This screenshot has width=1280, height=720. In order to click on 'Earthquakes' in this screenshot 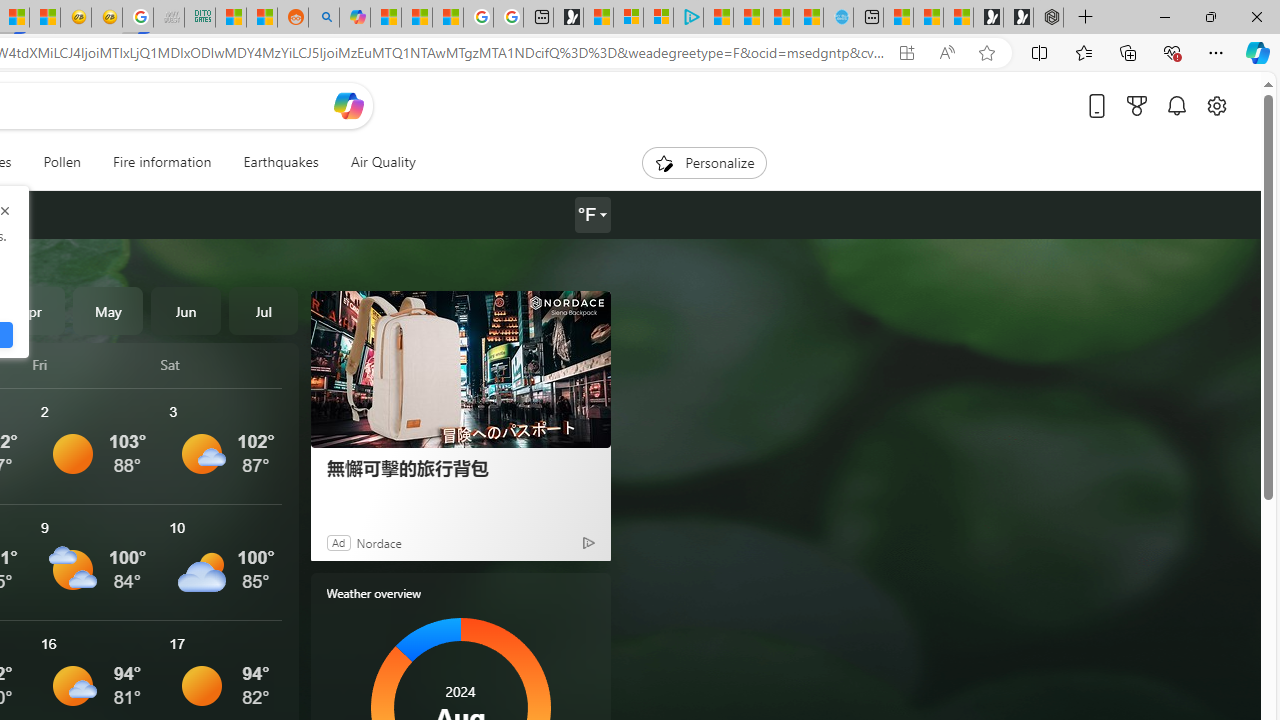, I will do `click(279, 162)`.